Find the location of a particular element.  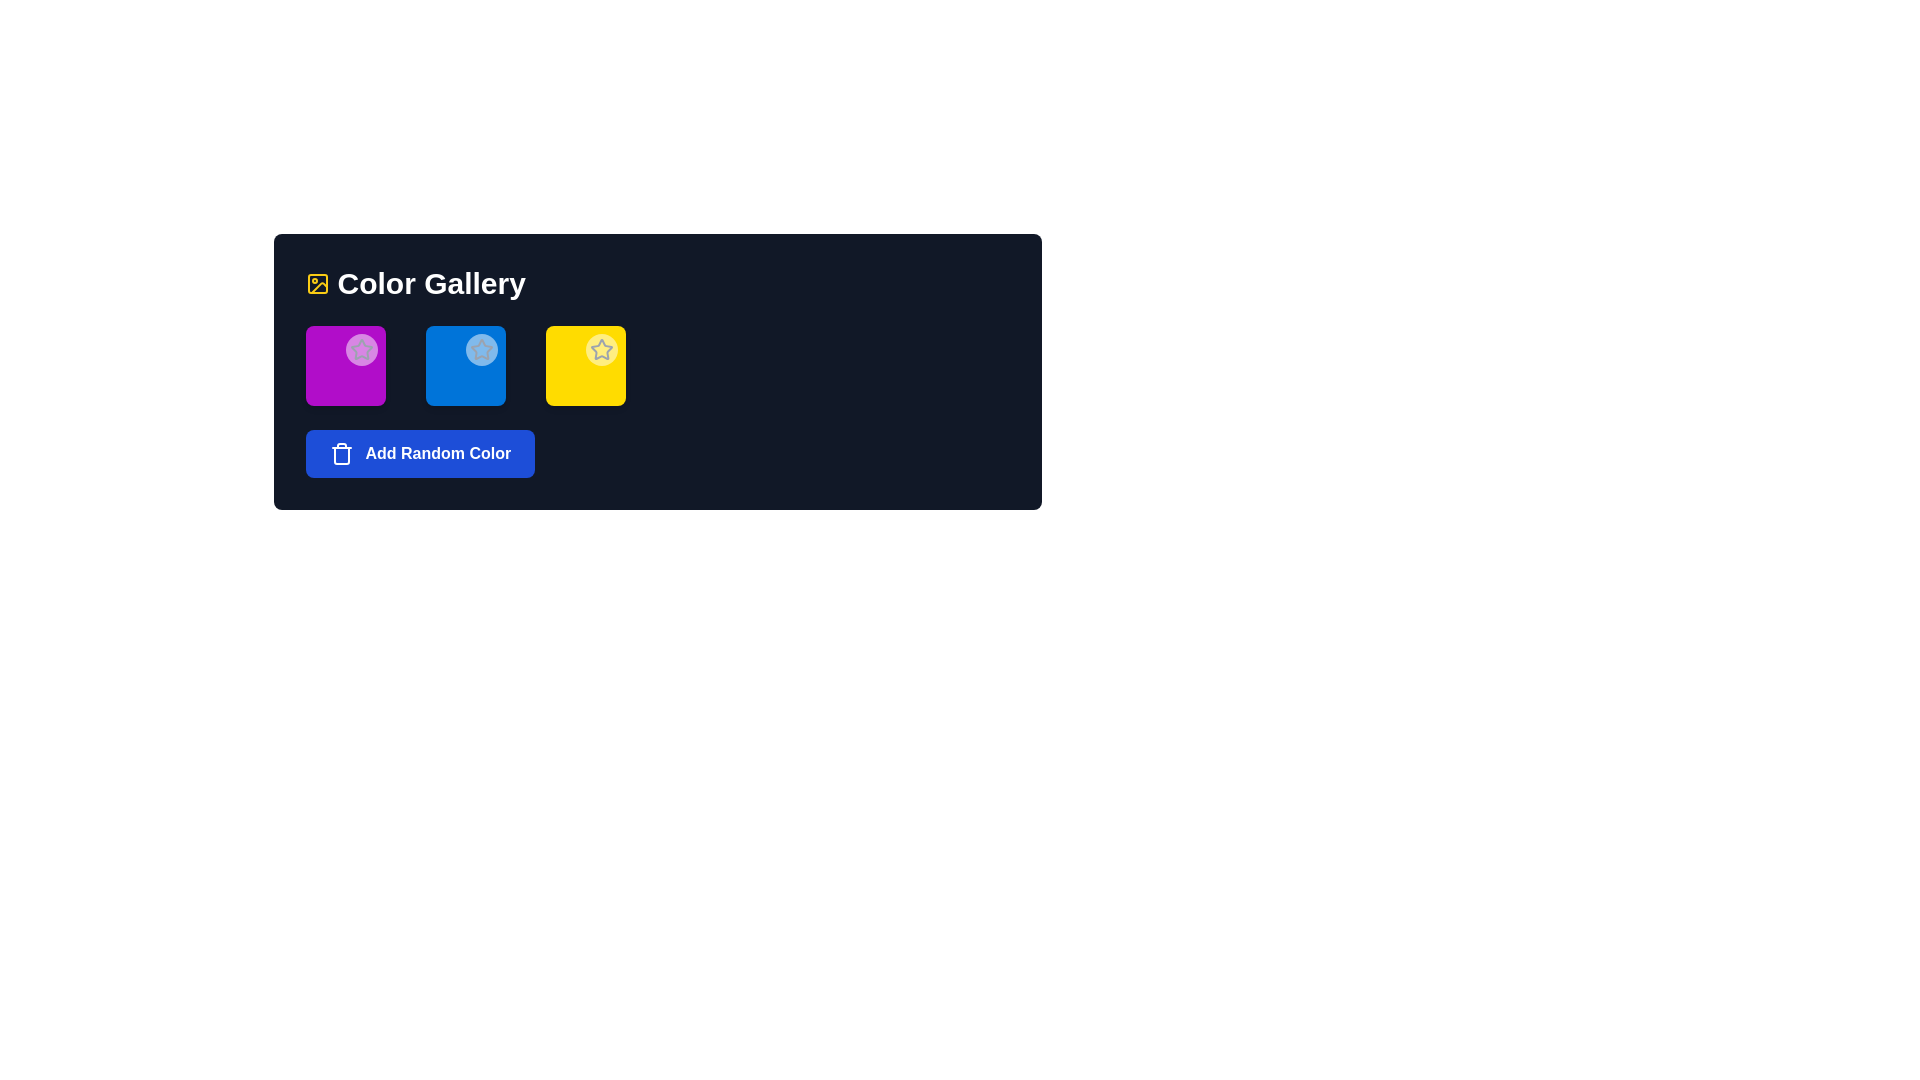

the badge on the yellow square tile with a star in the top-right corner is located at coordinates (584, 366).